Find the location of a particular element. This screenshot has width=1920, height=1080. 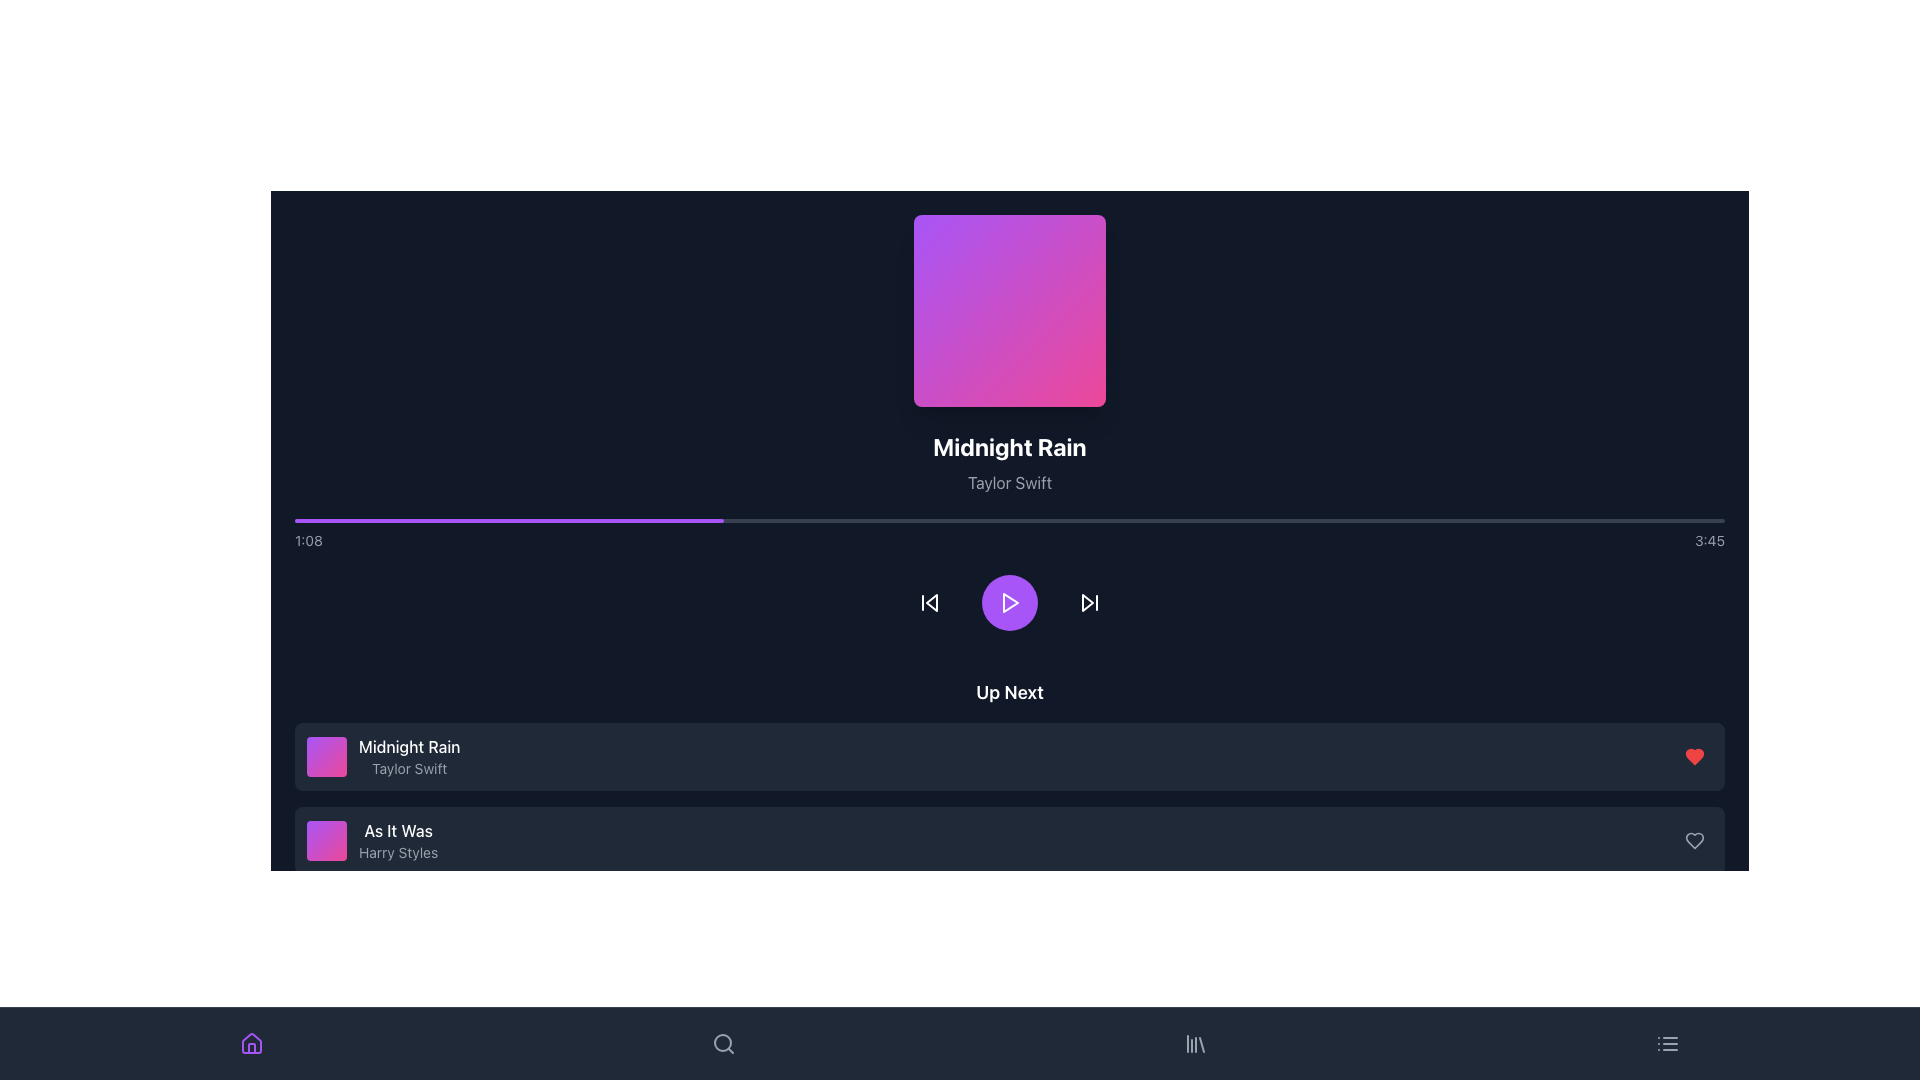

current playback time displayed on the leftmost Text label indicating minutes and seconds for the audio or video being played is located at coordinates (307, 540).